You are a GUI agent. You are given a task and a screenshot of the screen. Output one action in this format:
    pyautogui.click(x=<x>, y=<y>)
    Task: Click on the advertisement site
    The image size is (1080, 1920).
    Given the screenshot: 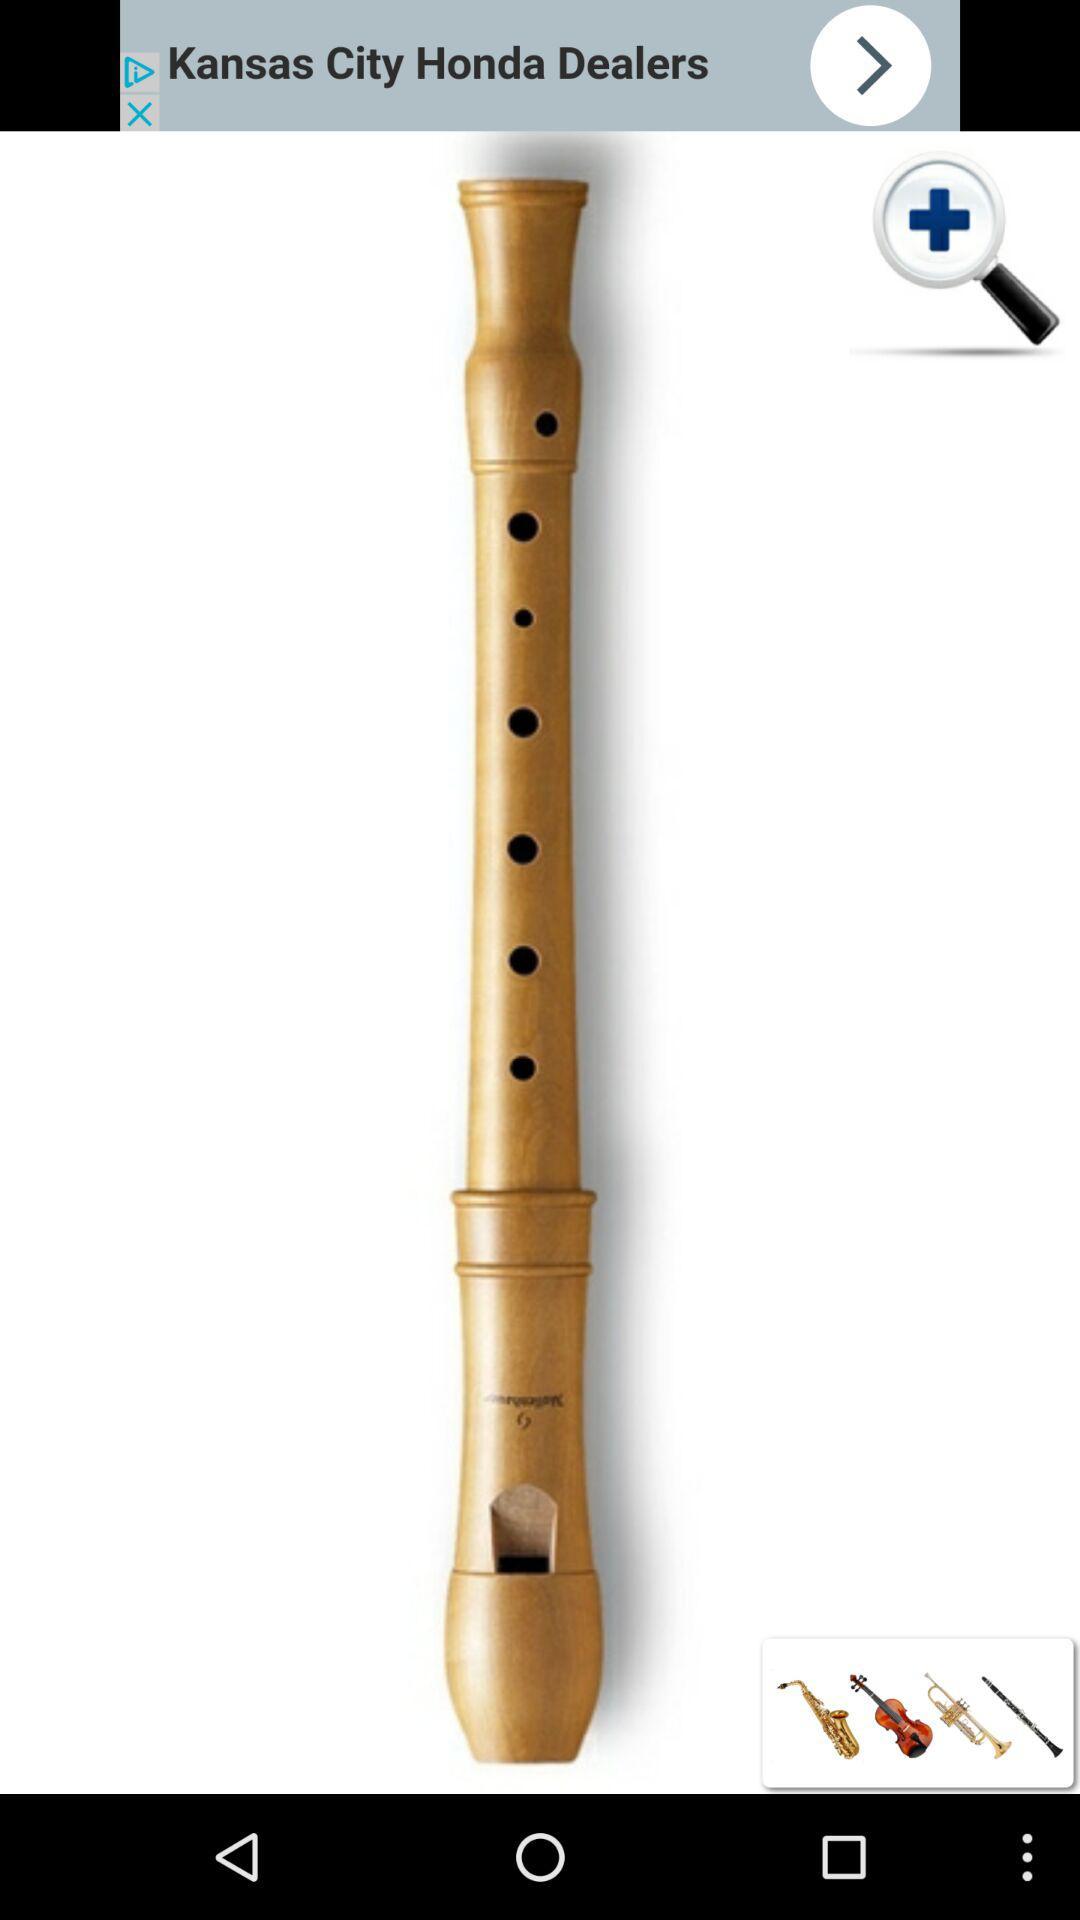 What is the action you would take?
    pyautogui.click(x=540, y=65)
    